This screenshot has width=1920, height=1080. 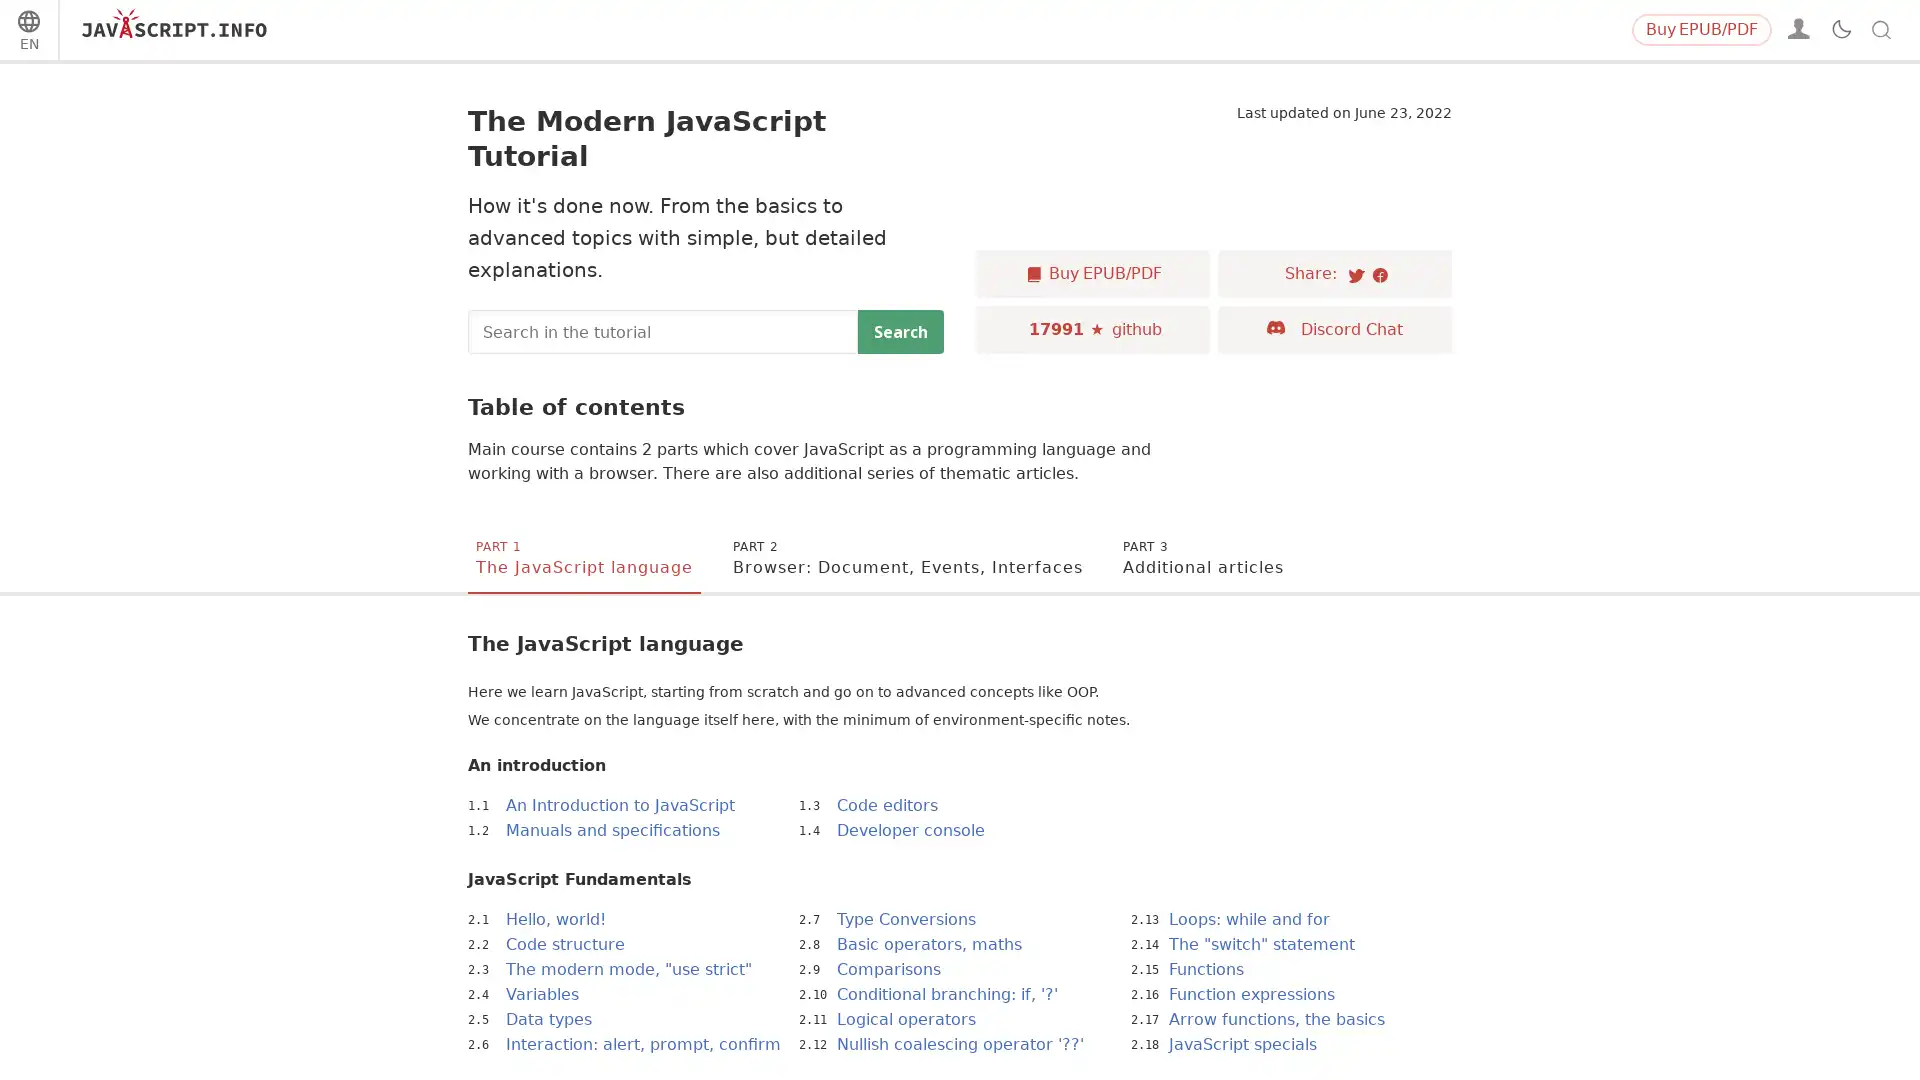 What do you see at coordinates (1849, 30) in the screenshot?
I see `Search` at bounding box center [1849, 30].